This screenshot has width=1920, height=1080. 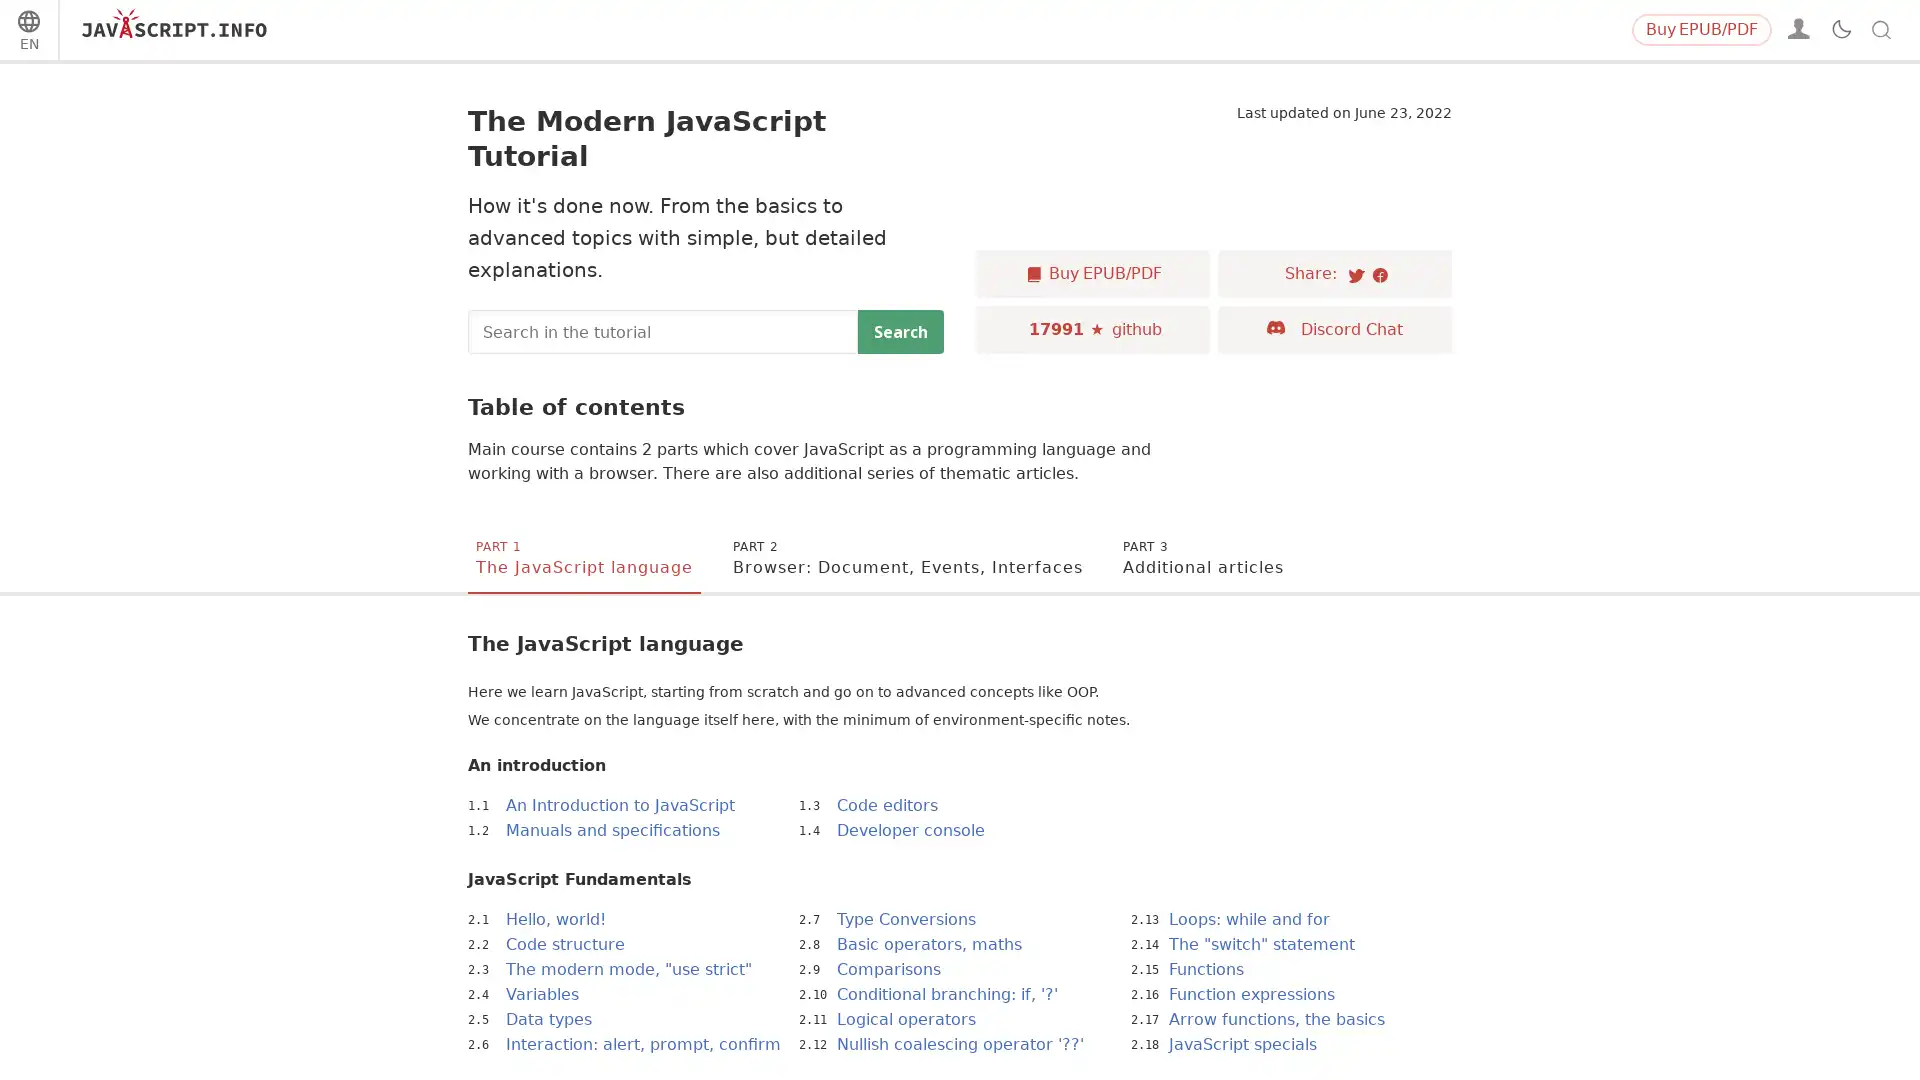 What do you see at coordinates (1849, 30) in the screenshot?
I see `Search` at bounding box center [1849, 30].